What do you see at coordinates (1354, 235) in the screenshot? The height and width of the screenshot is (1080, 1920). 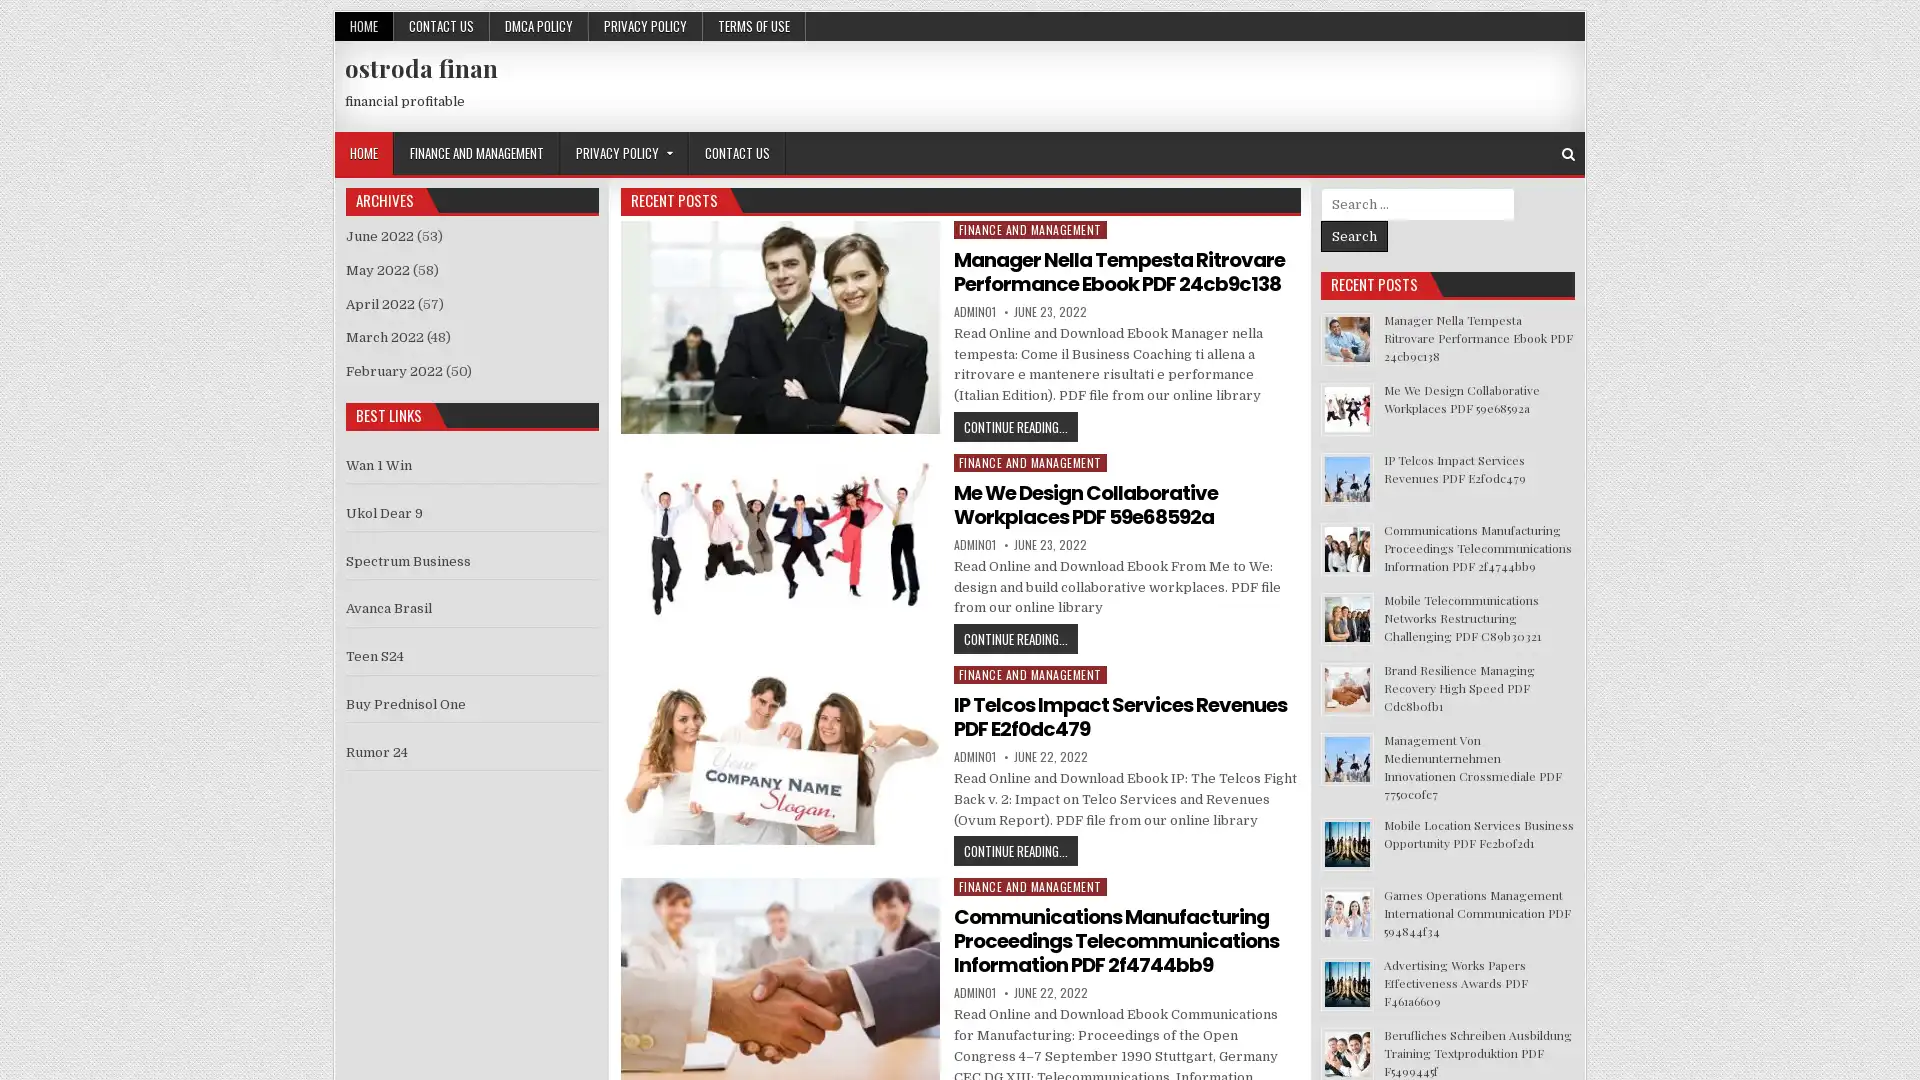 I see `Search` at bounding box center [1354, 235].